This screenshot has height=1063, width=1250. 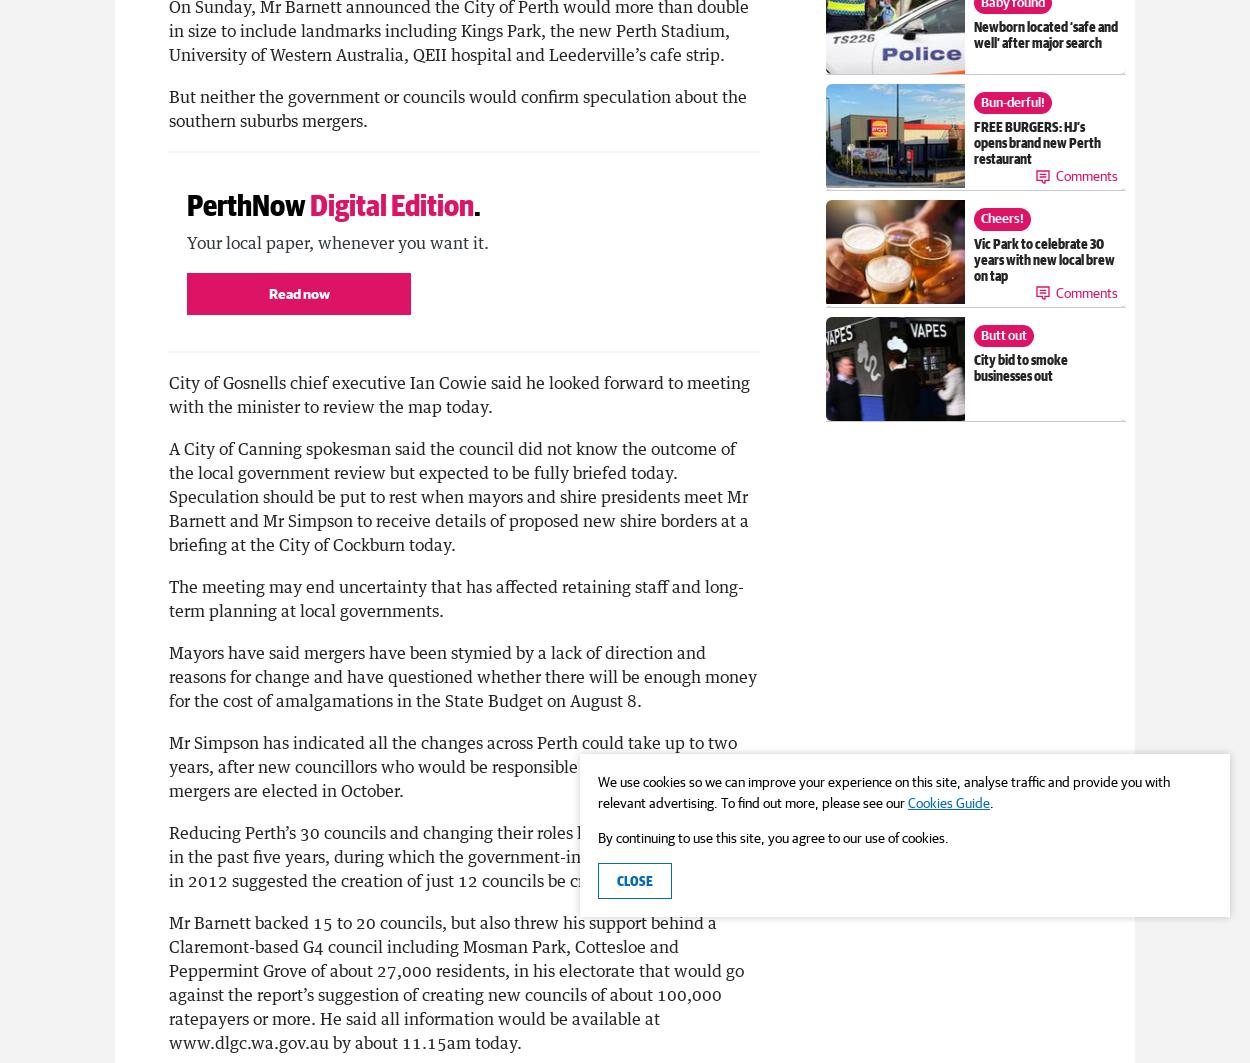 What do you see at coordinates (461, 853) in the screenshot?
I see `'Reducing Perth’s 30 councils and changing their roles has failed several times in the past five years, during which the government-initiated Robson Report in 2012 suggested the creation of just 12 councils be created.'` at bounding box center [461, 853].